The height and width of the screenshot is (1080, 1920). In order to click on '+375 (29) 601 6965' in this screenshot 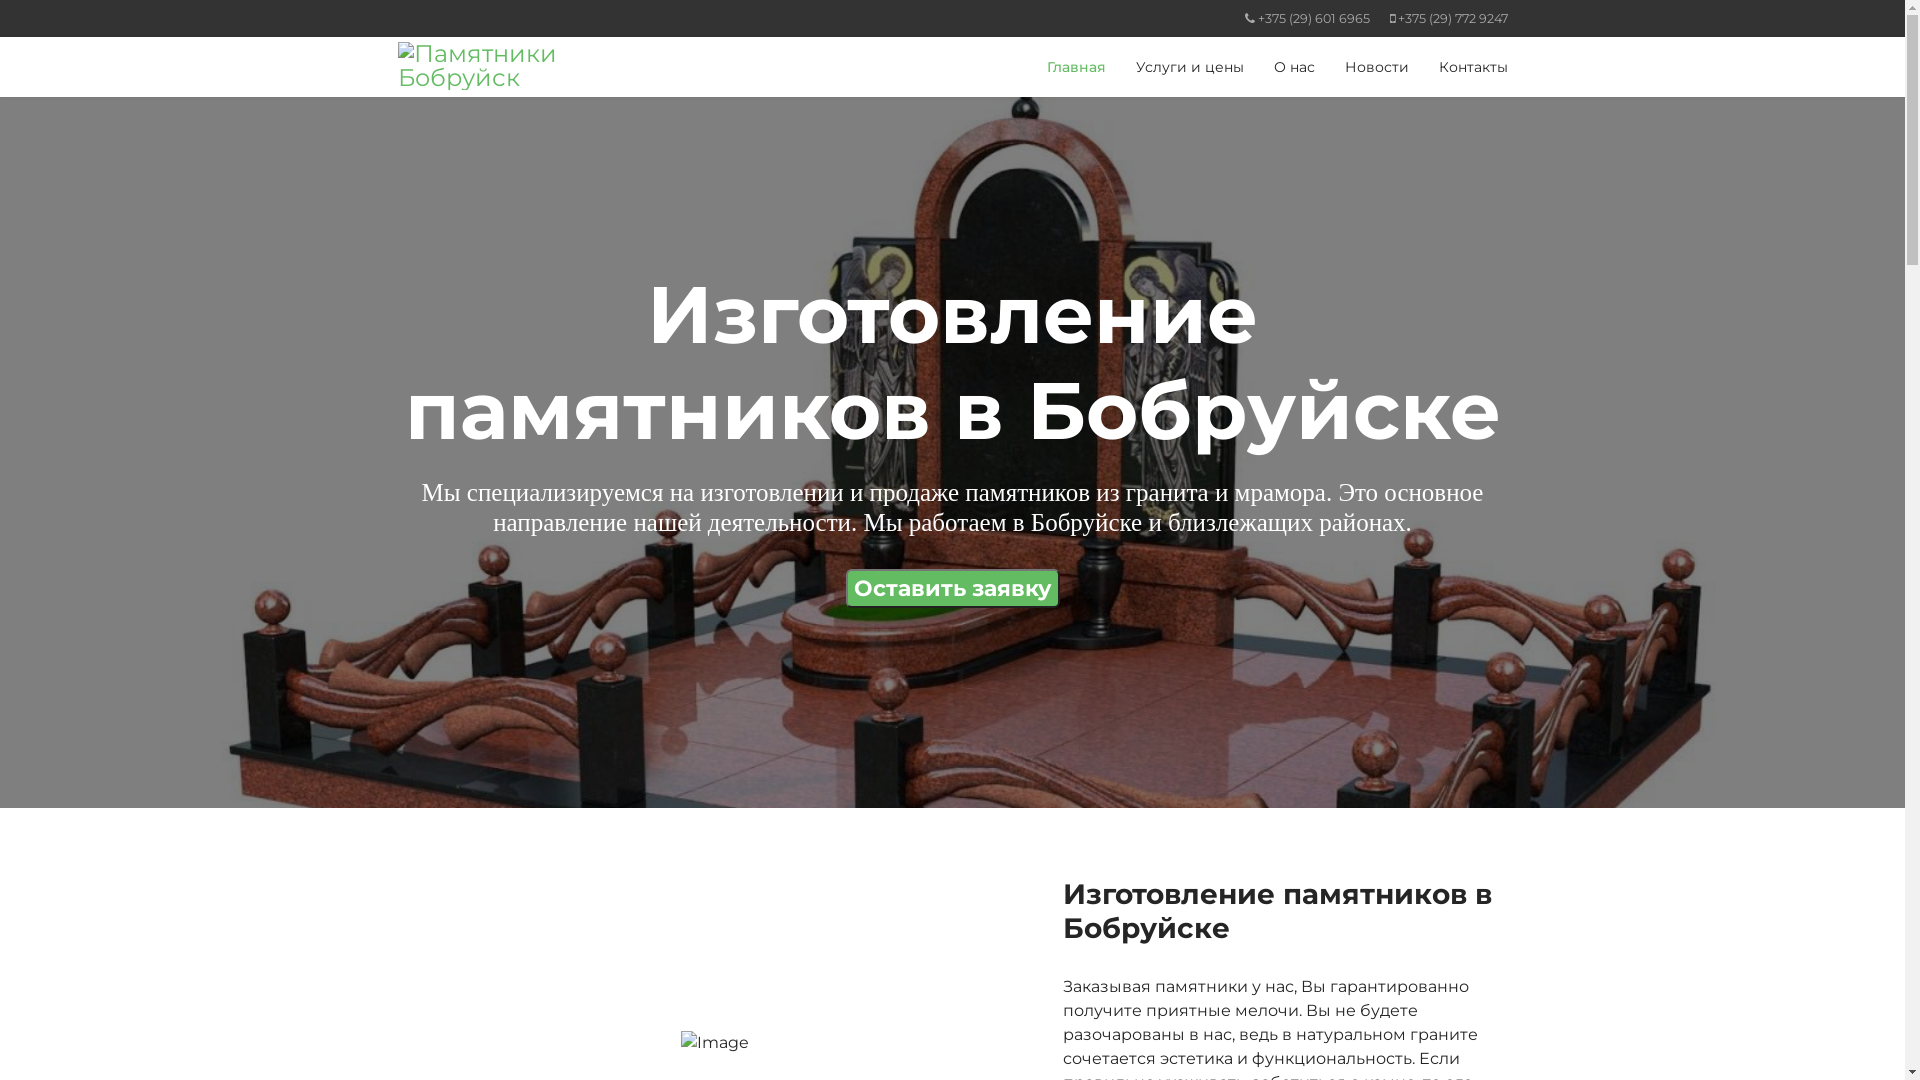, I will do `click(1314, 18)`.